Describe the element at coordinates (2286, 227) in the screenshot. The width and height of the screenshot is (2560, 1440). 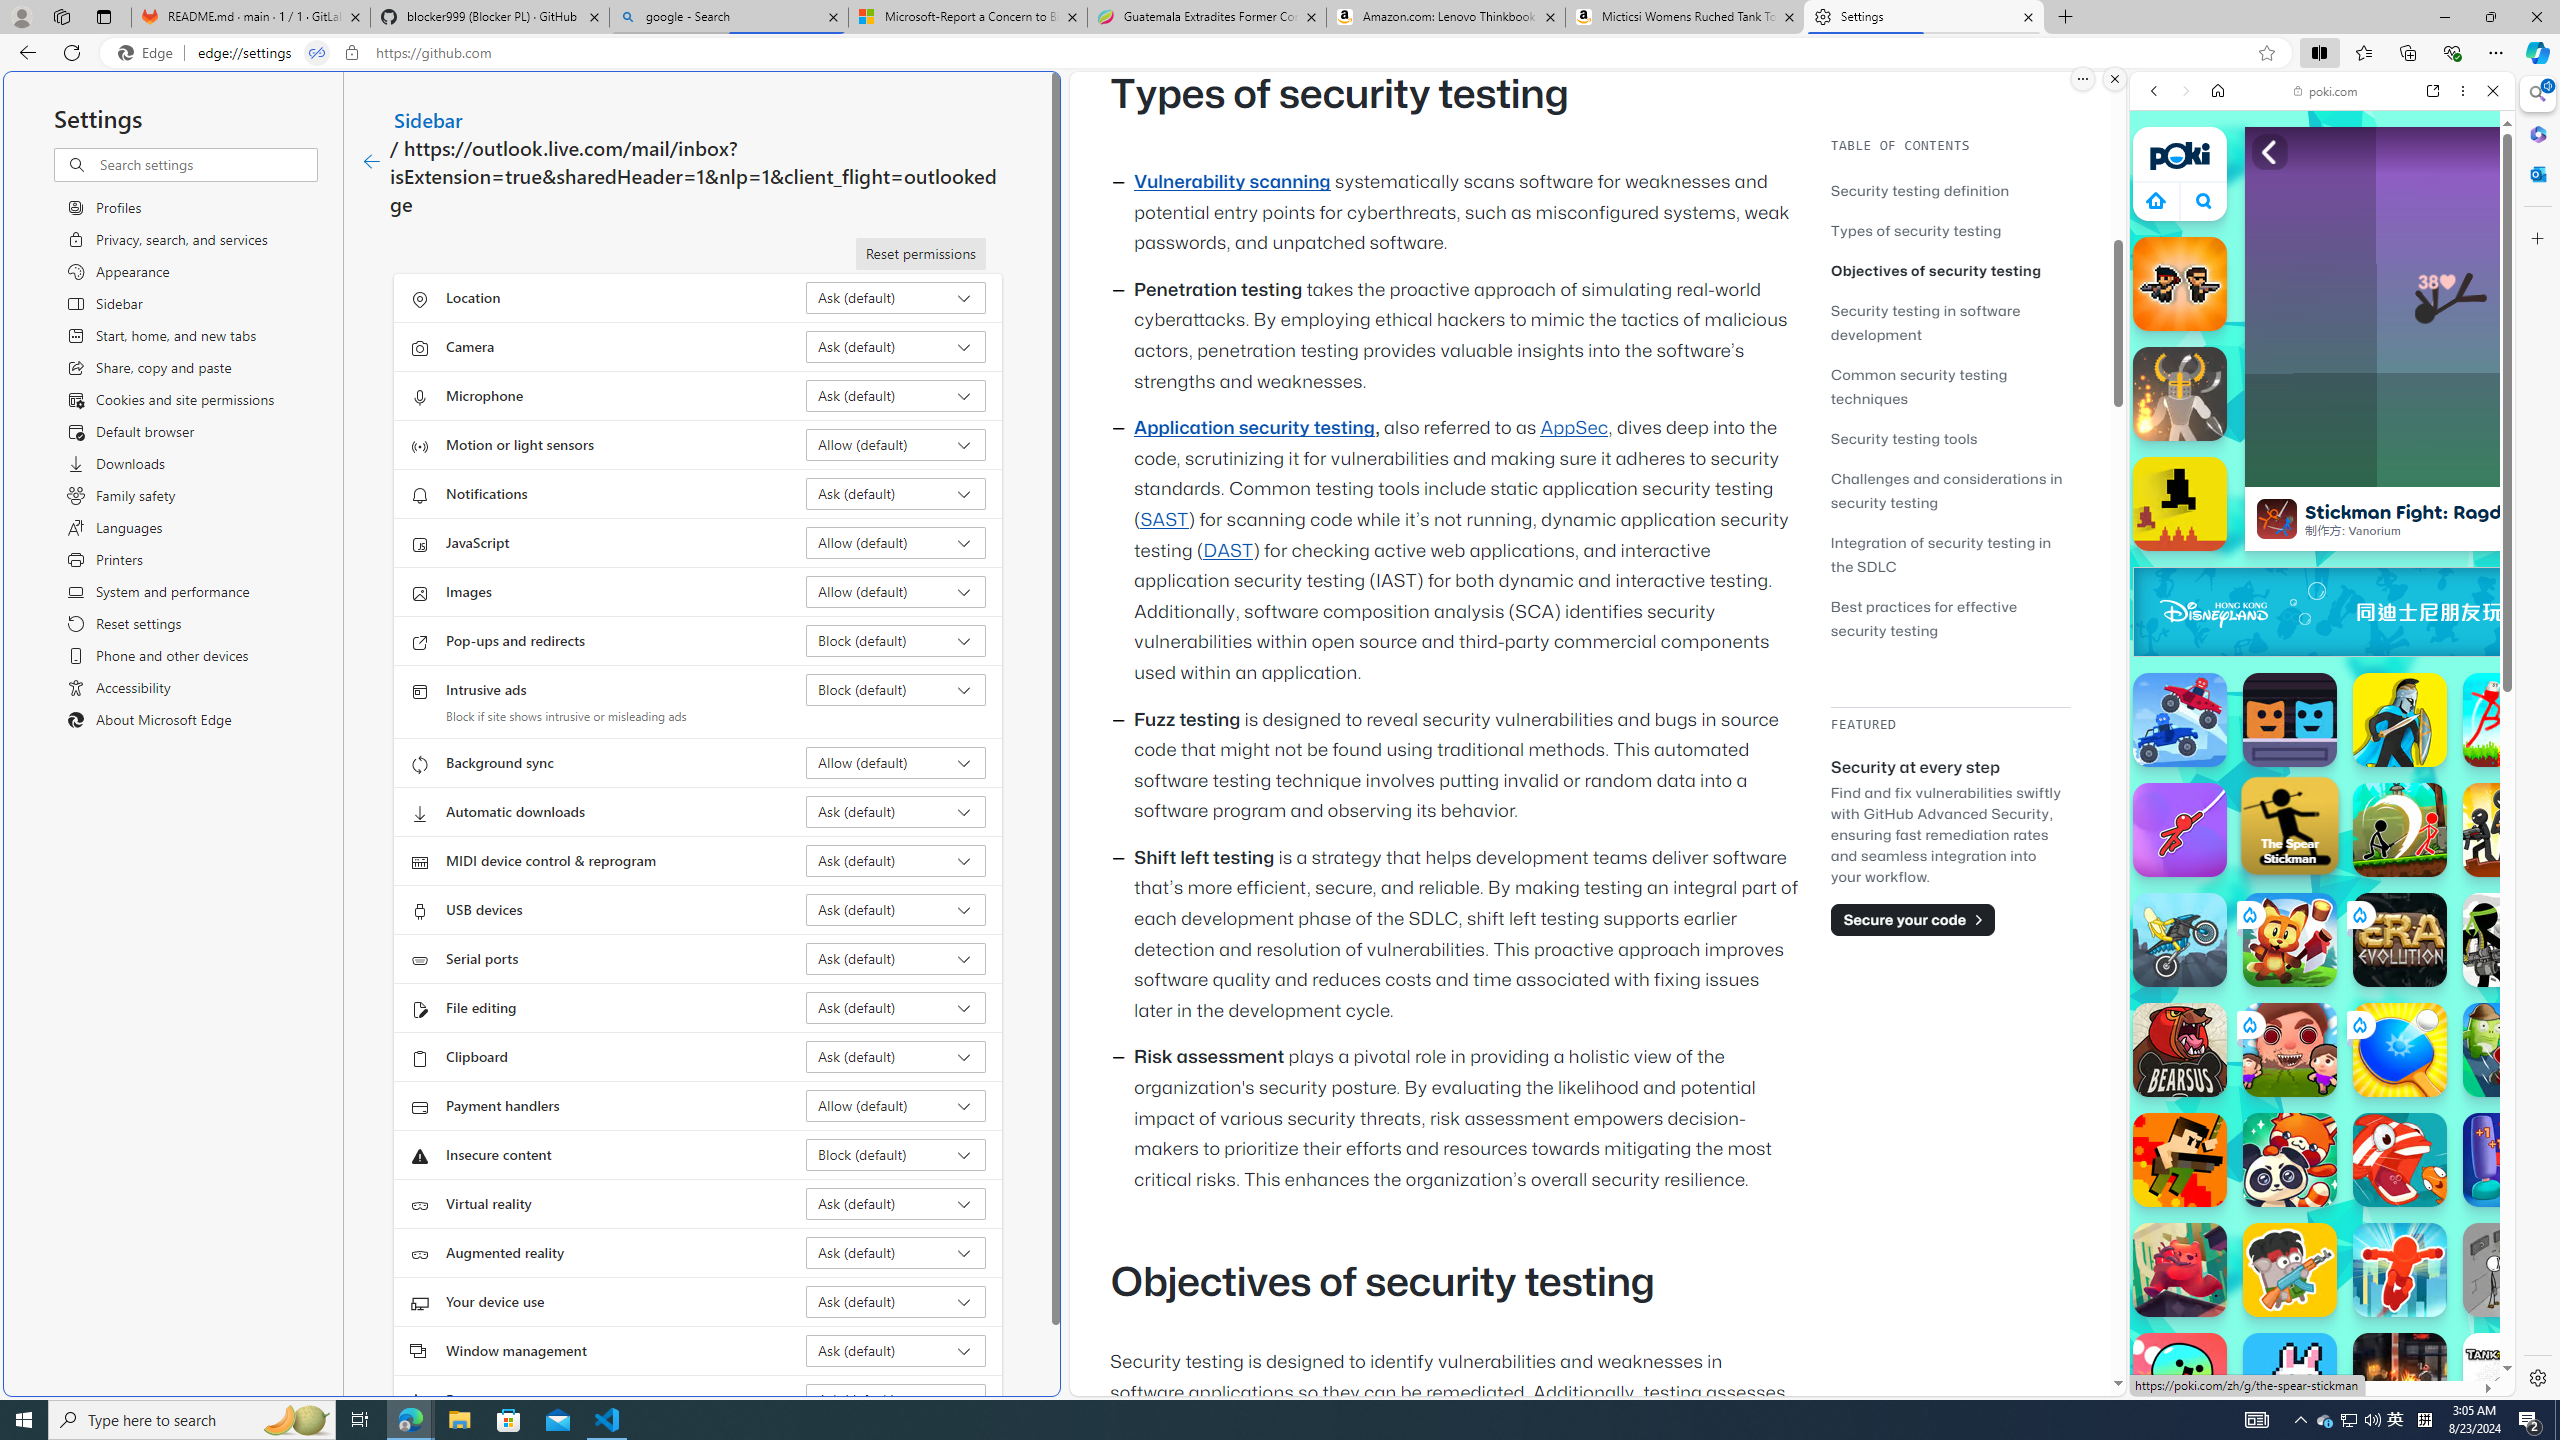
I see `'Search Filter, VIDEOS'` at that location.